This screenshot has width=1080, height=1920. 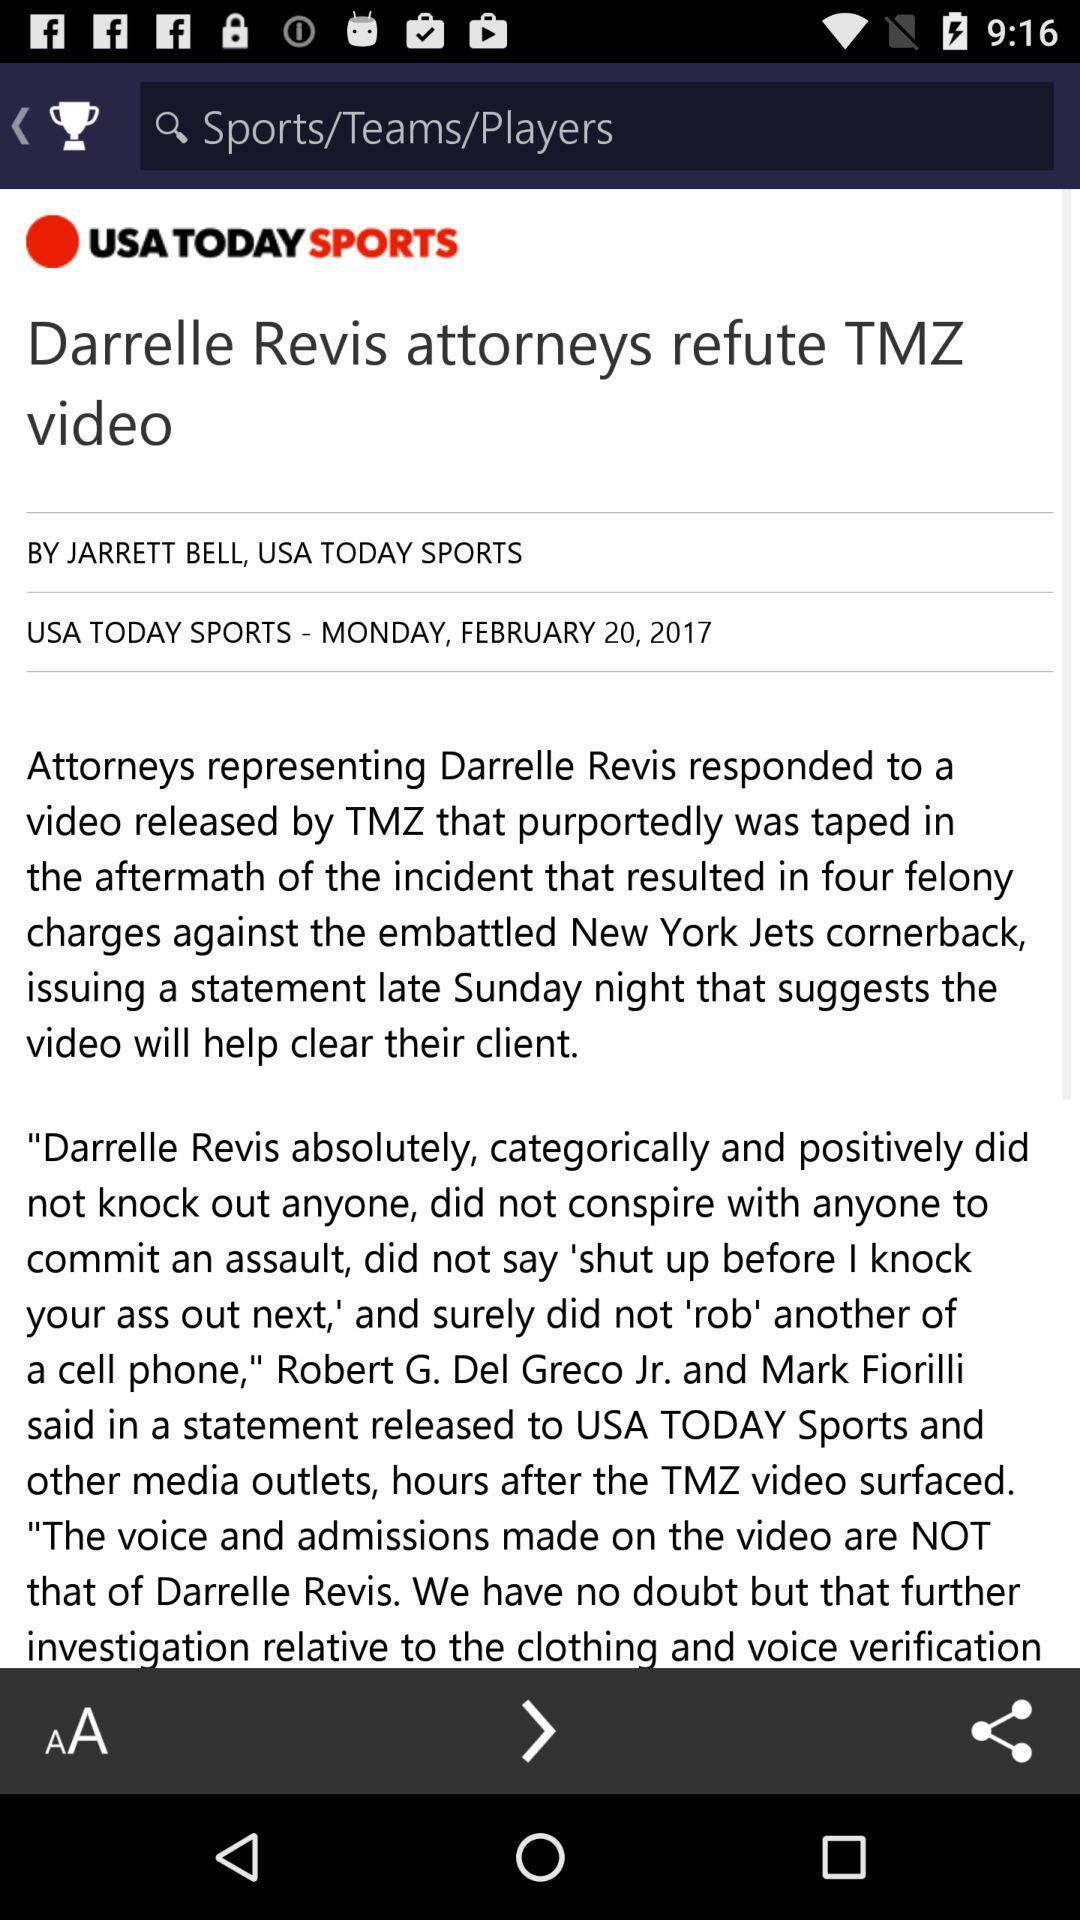 I want to click on breadcrumbs, so click(x=596, y=124).